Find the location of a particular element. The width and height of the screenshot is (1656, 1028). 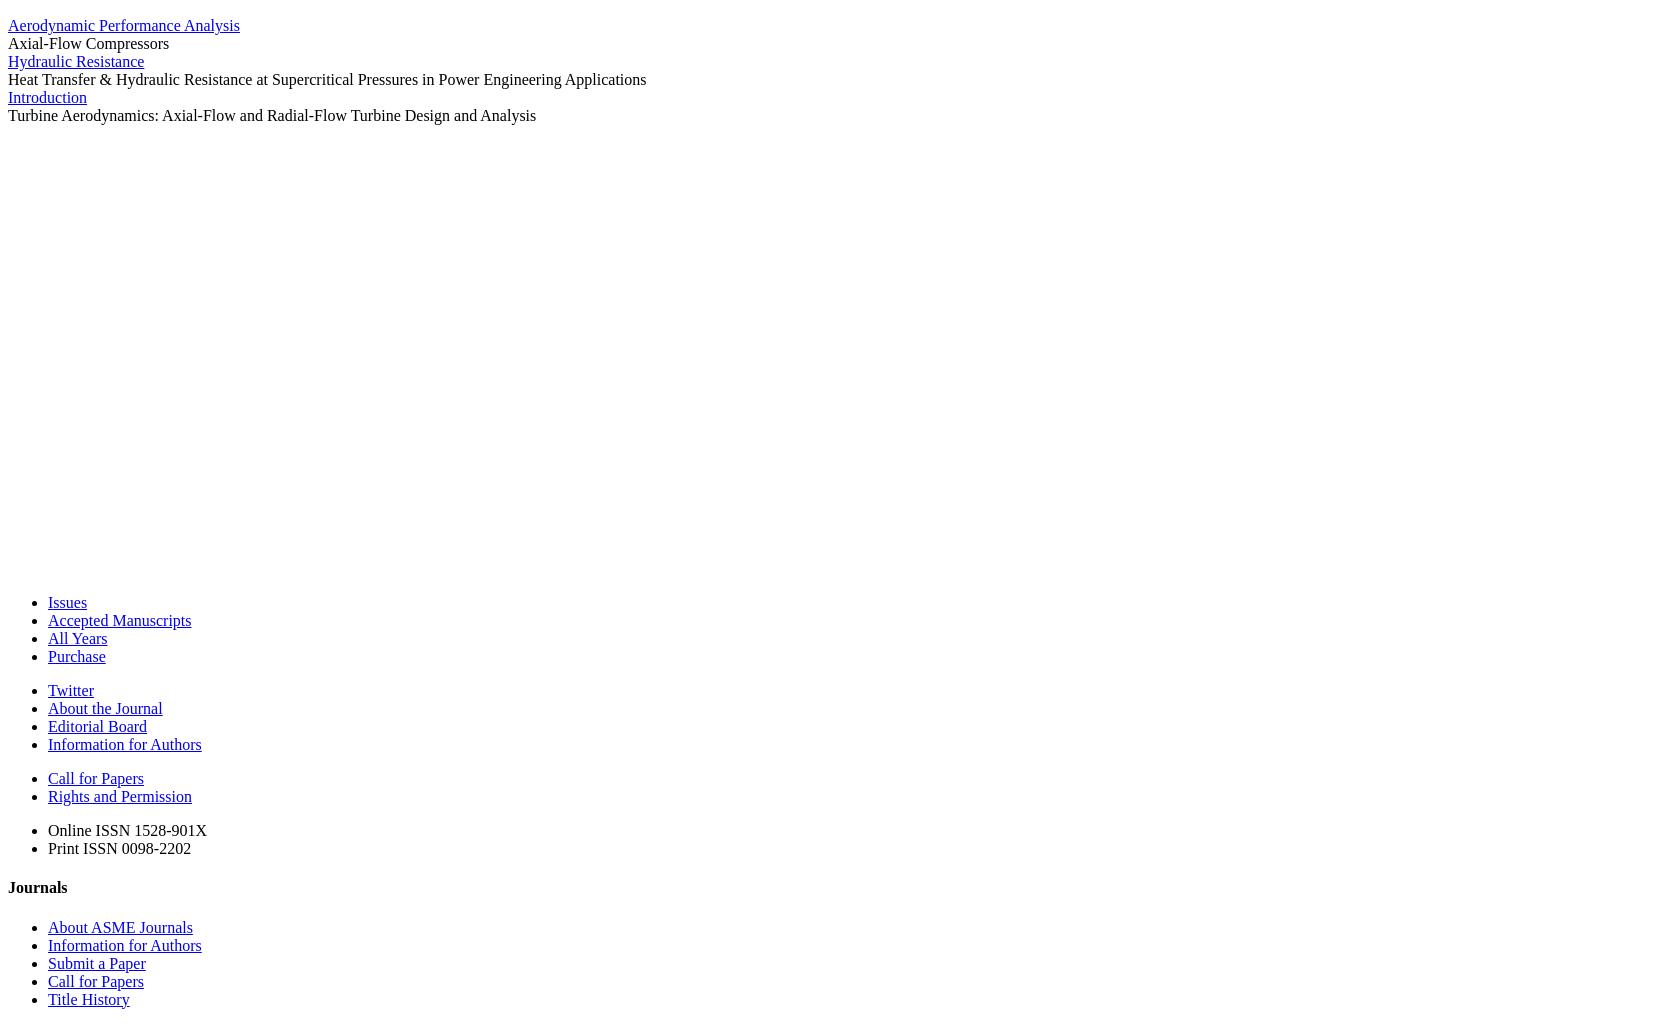

'Hydraulic Resistance' is located at coordinates (75, 61).